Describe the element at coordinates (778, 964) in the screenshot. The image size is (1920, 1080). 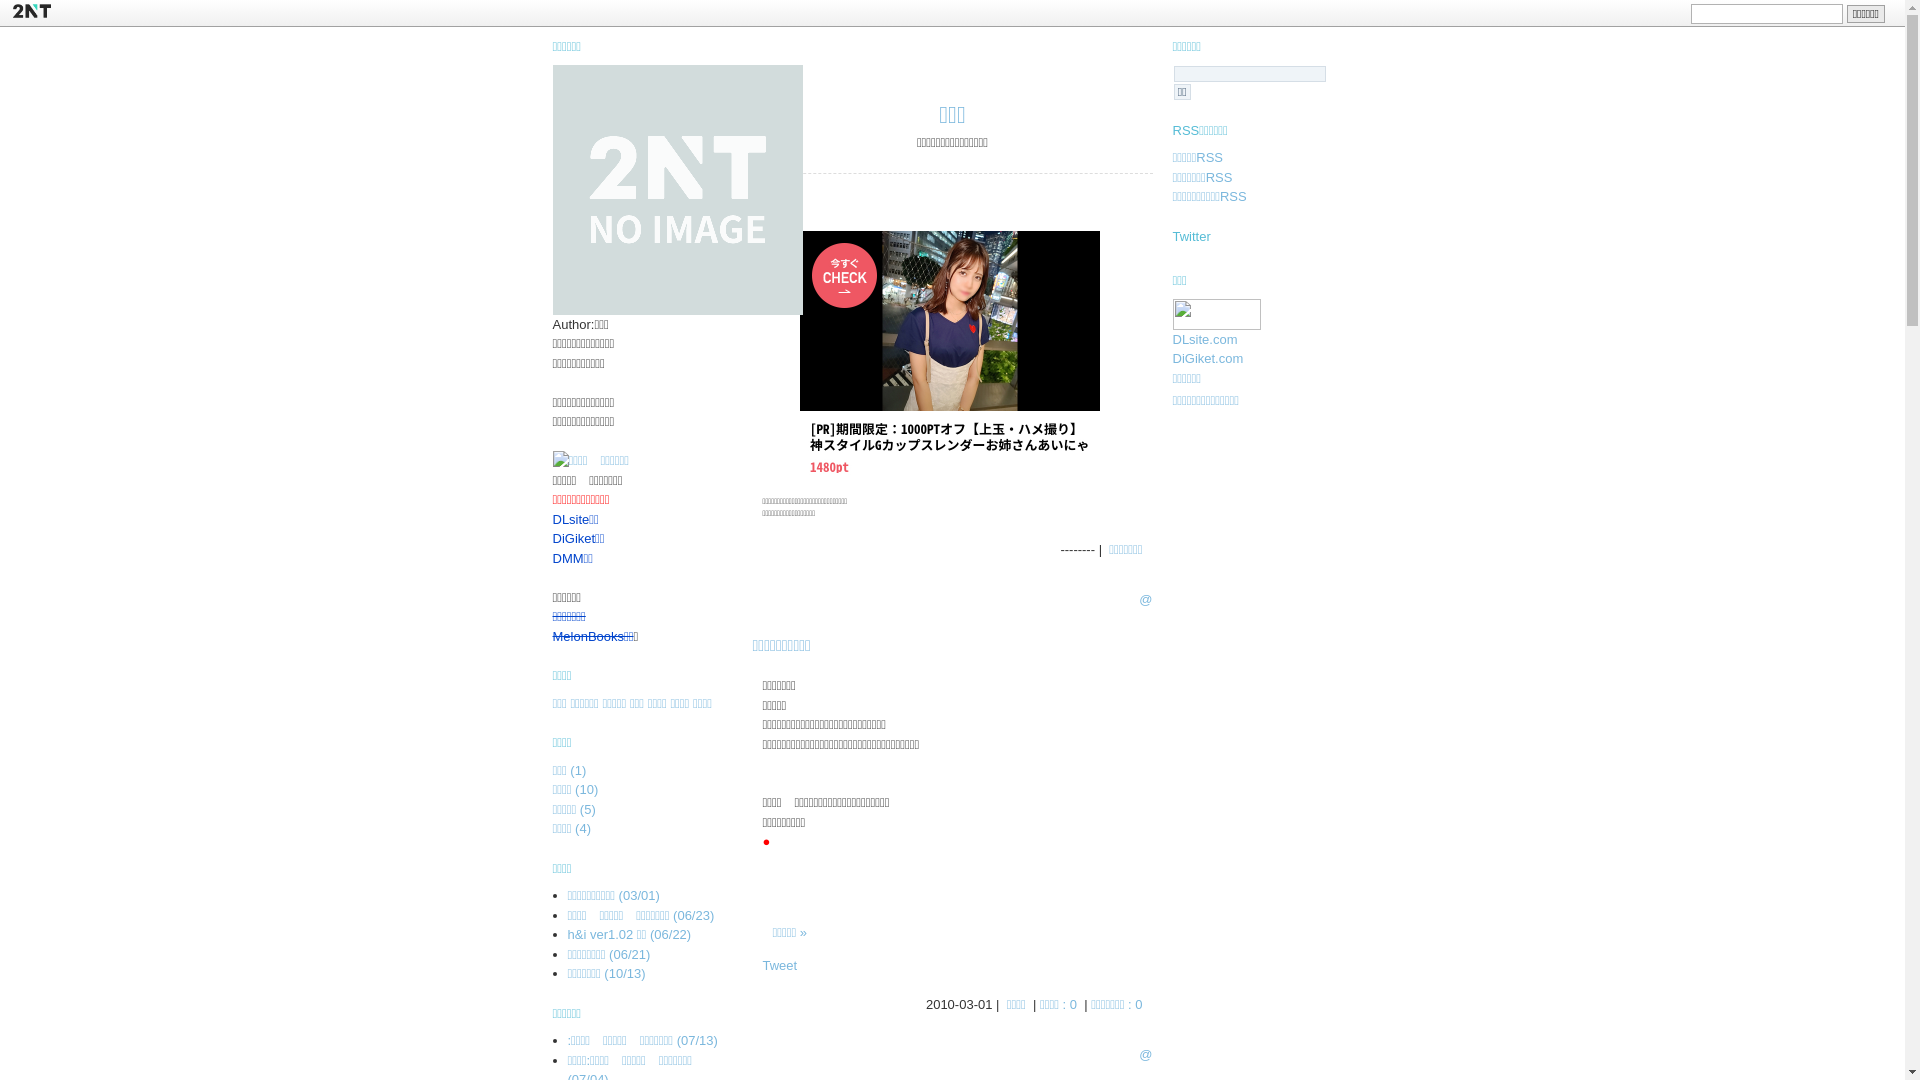
I see `'Tweet'` at that location.